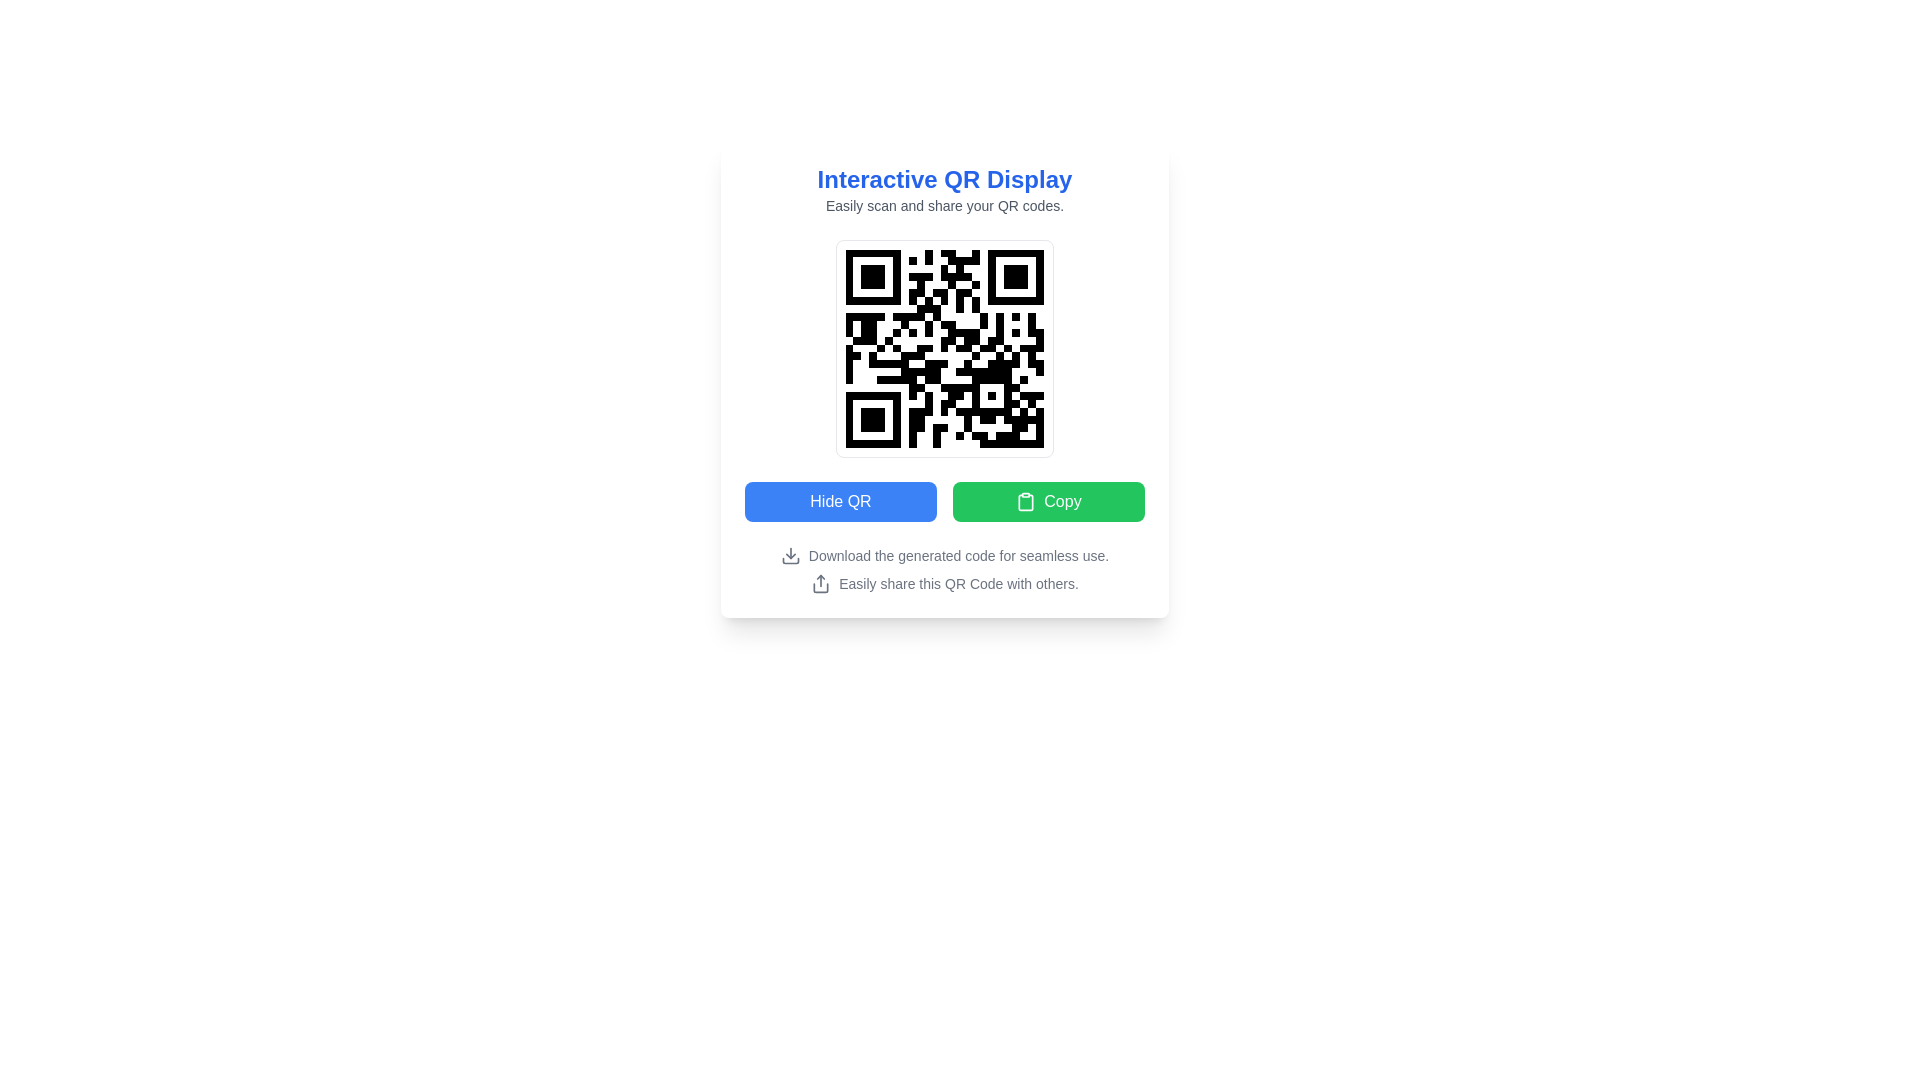  What do you see at coordinates (944, 189) in the screenshot?
I see `the Text block located at the top-center of the card, which provides the title and subtitle for the QR code functionalities` at bounding box center [944, 189].